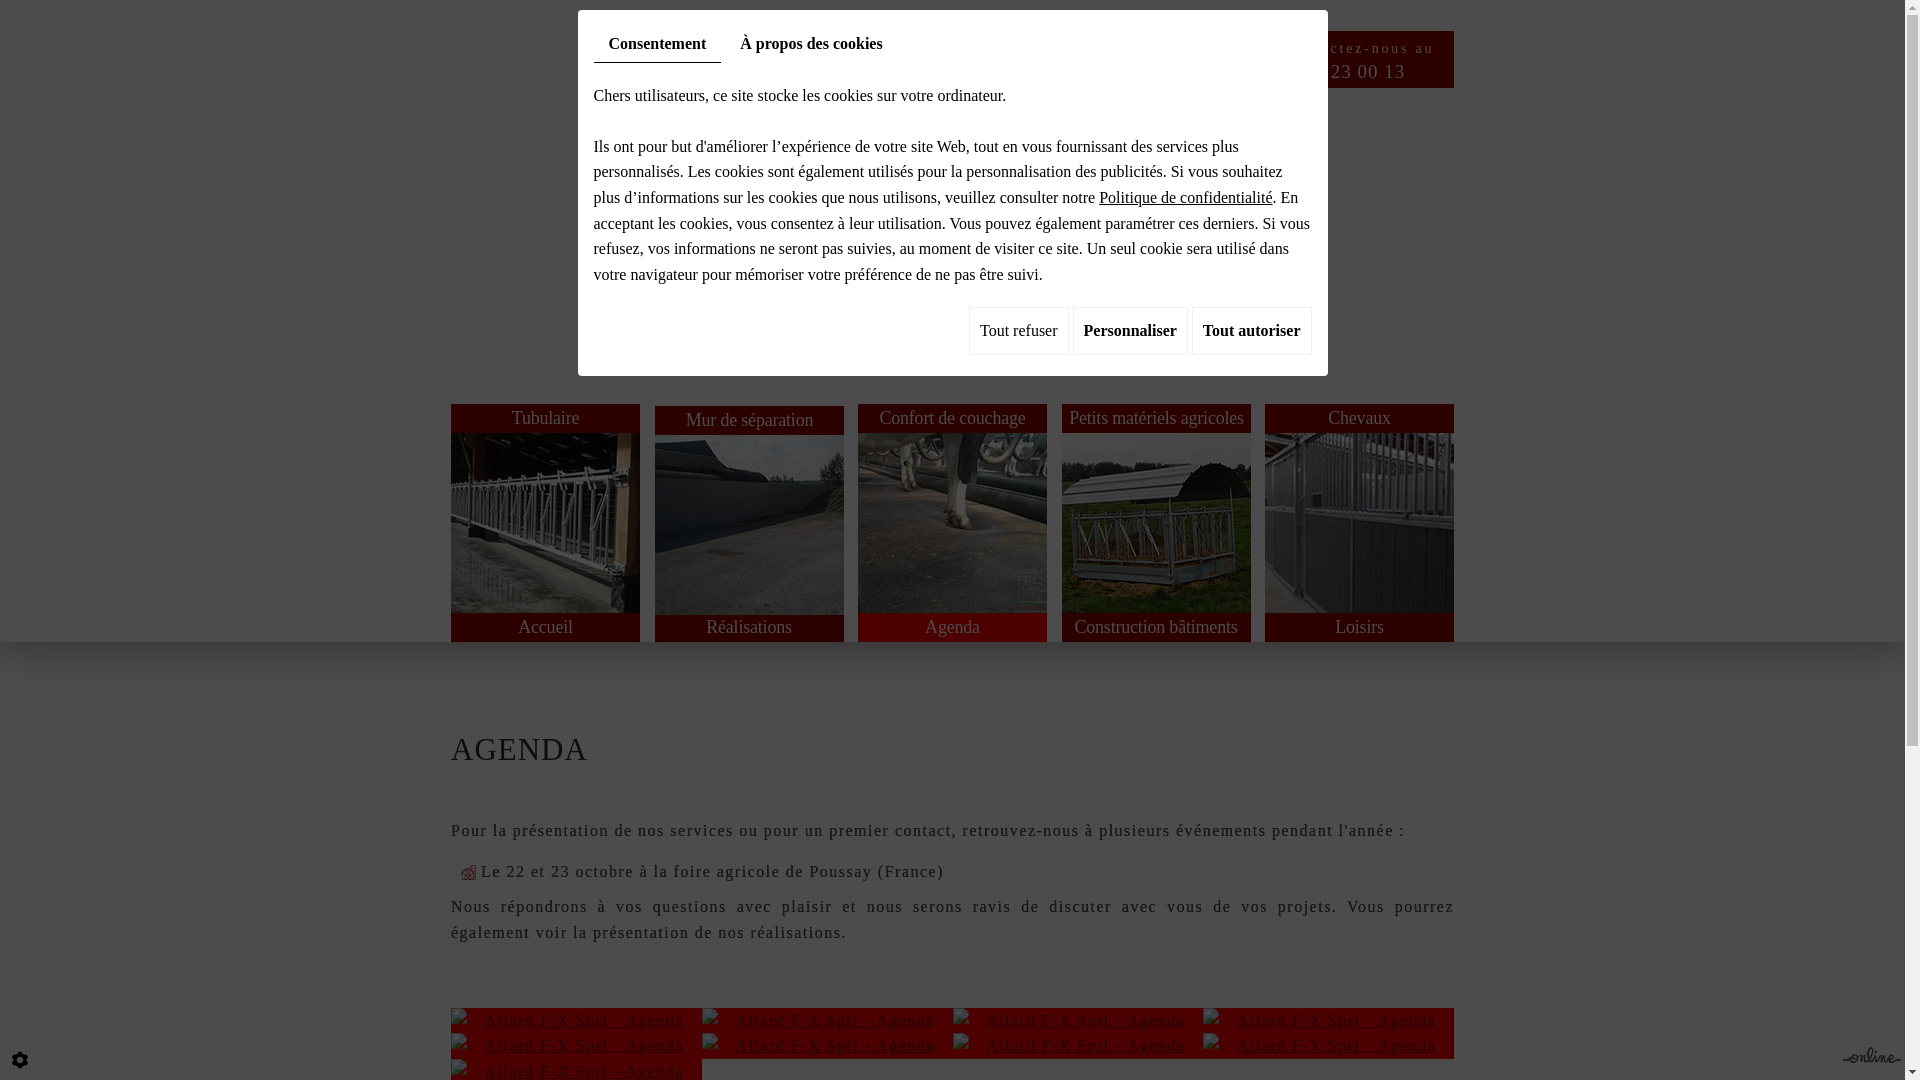 The image size is (1920, 1080). Describe the element at coordinates (858, 507) in the screenshot. I see `'Confort de couchage'` at that location.